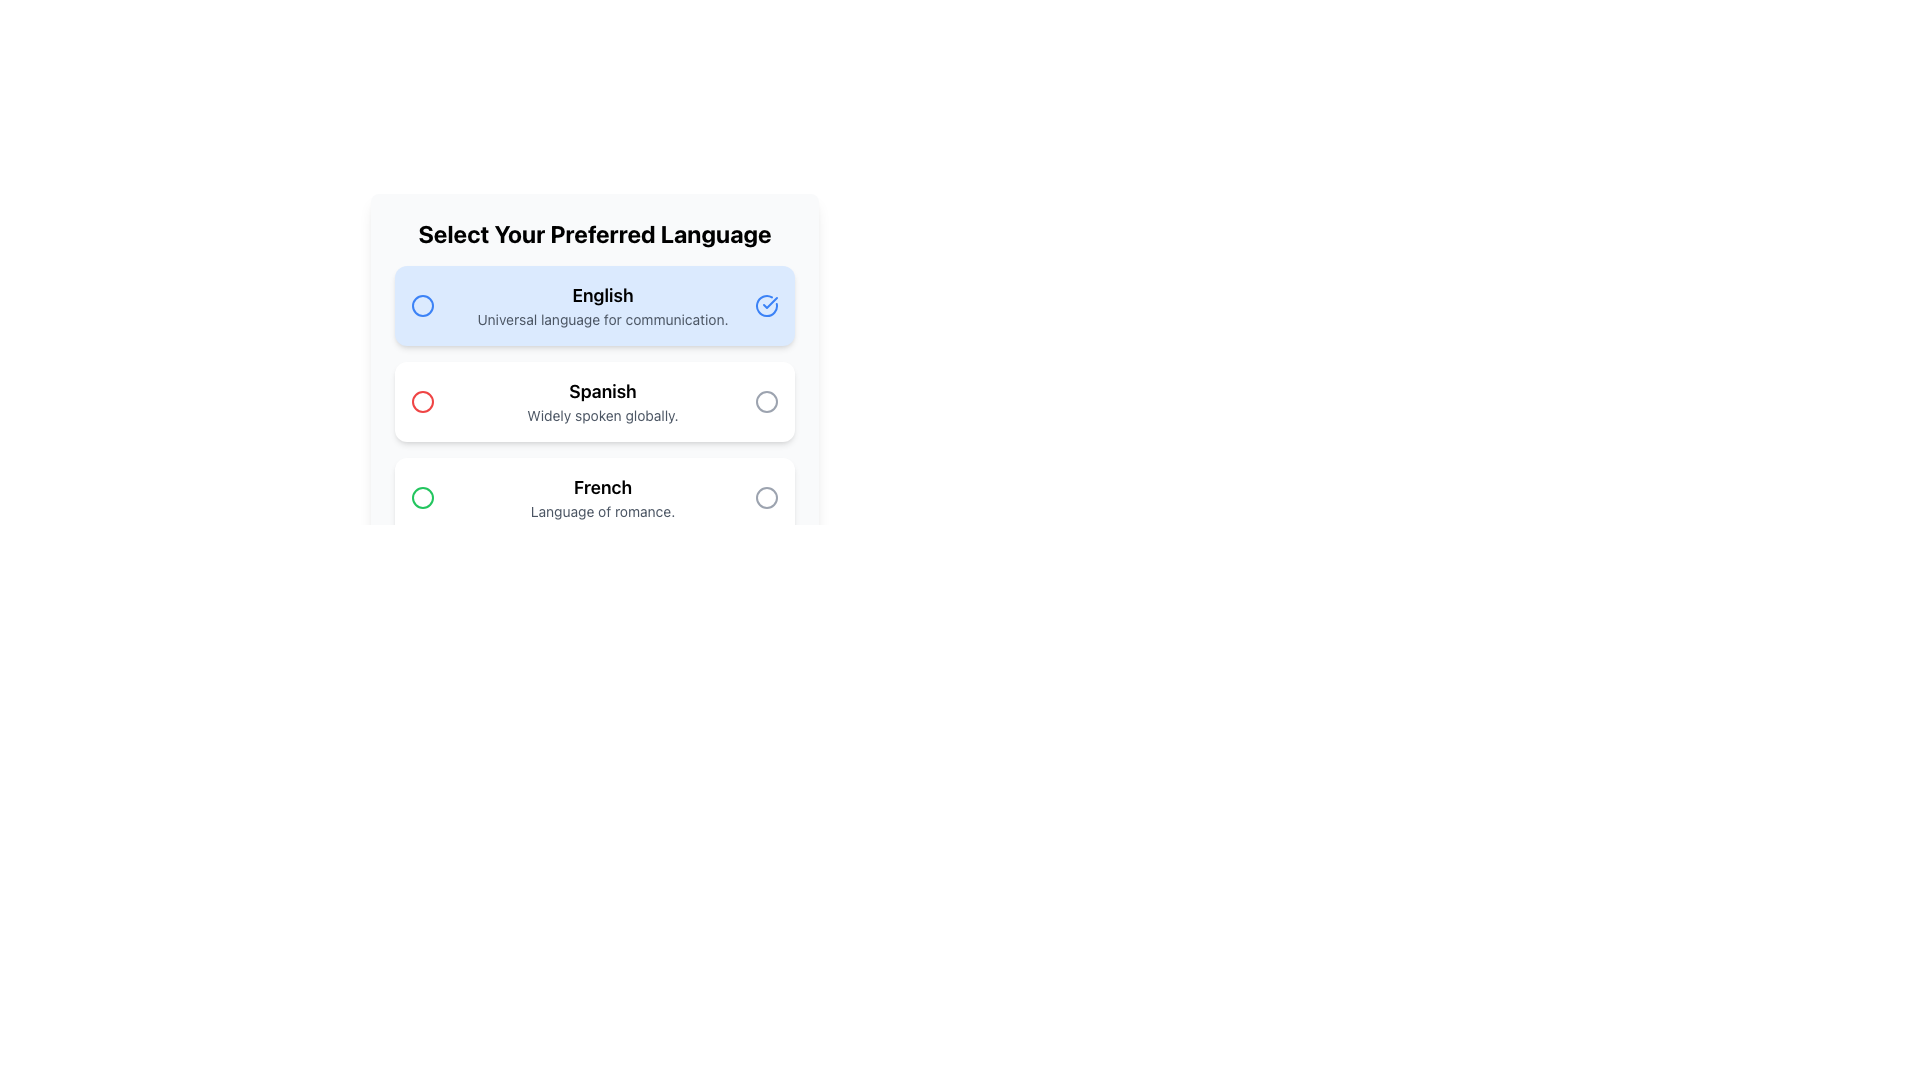  What do you see at coordinates (766, 496) in the screenshot?
I see `the circular indicator icon located to the far right of the 'French' language option, adjacent to the text 'Language of romance.'` at bounding box center [766, 496].